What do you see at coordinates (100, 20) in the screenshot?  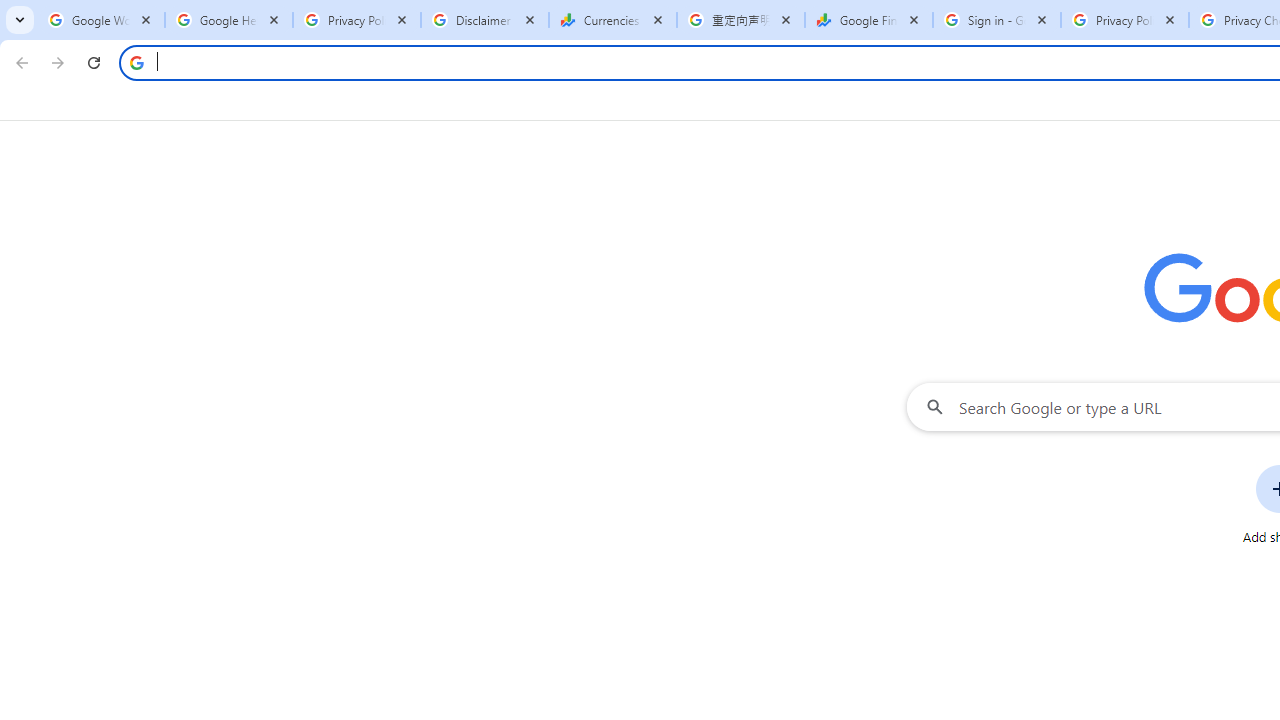 I see `'Google Workspace Admin Community'` at bounding box center [100, 20].